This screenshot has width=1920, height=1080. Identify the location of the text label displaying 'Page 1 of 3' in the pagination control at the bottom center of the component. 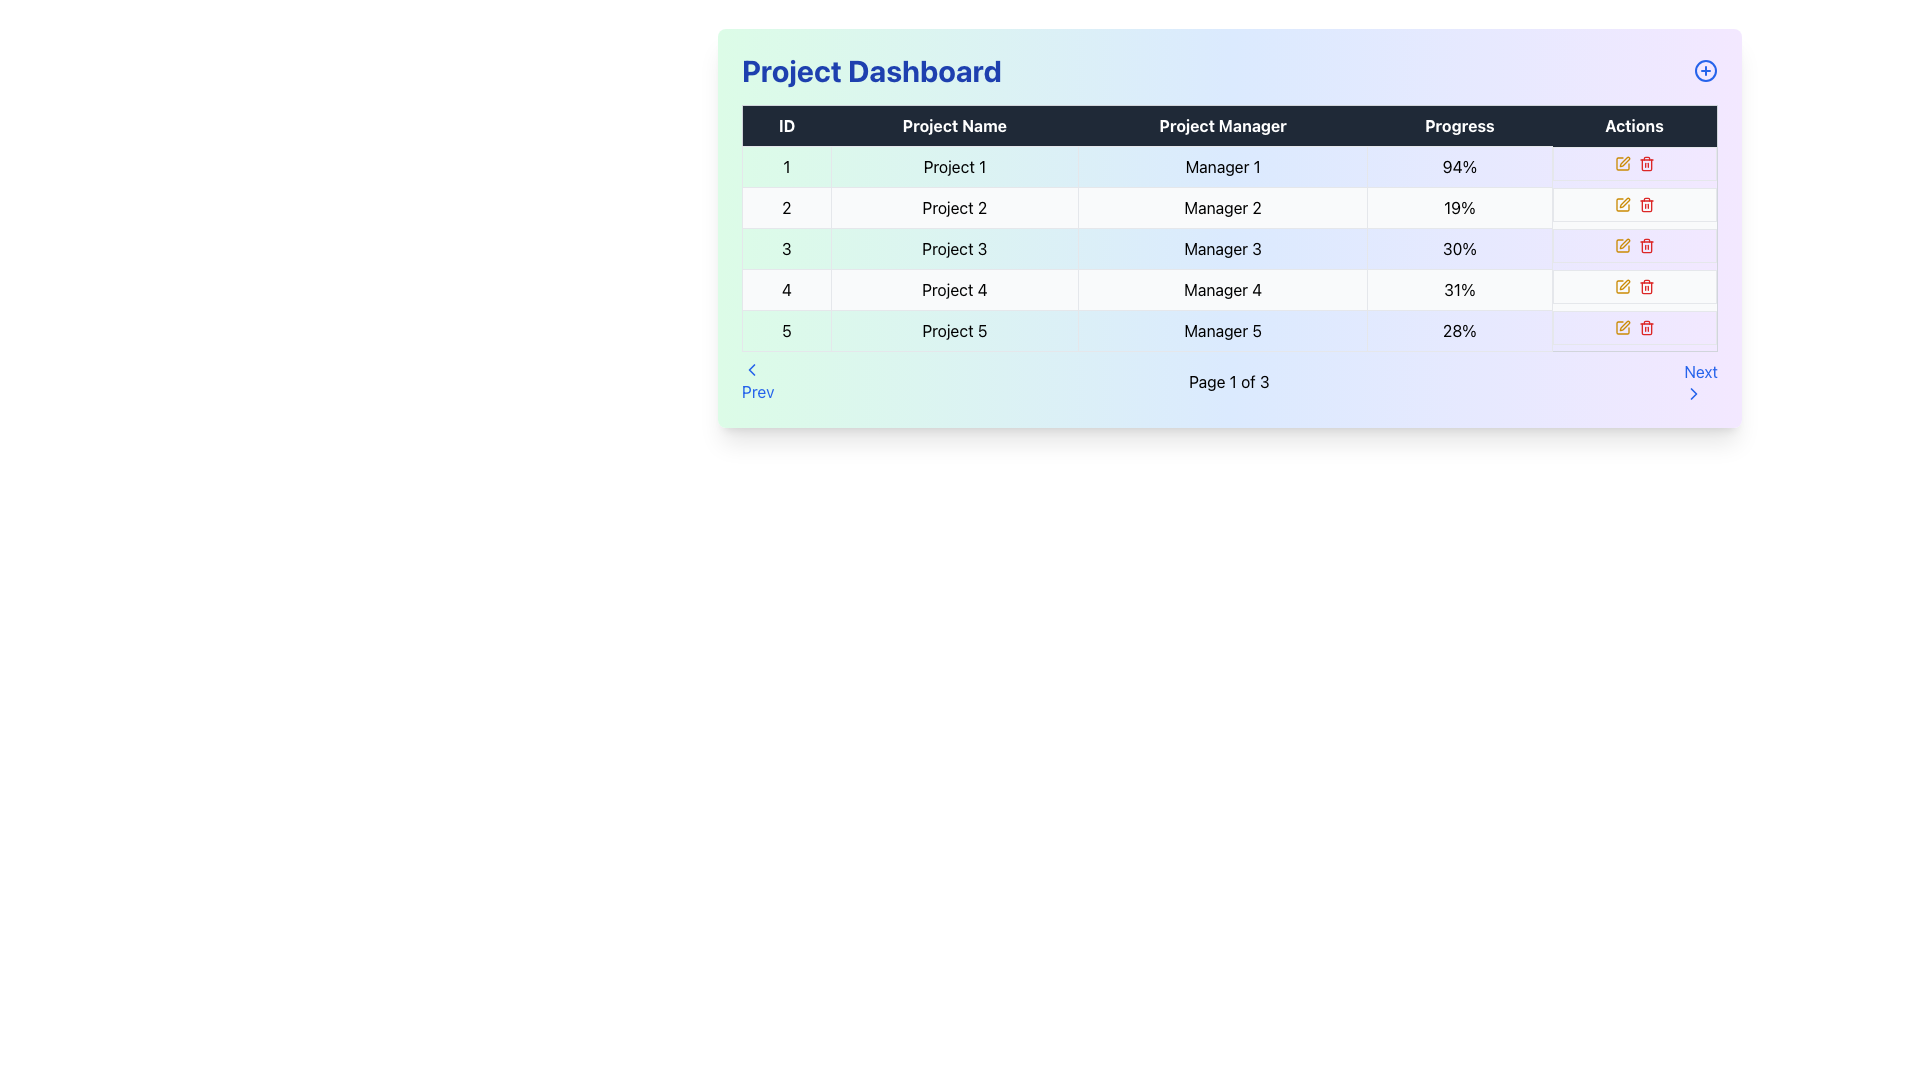
(1228, 381).